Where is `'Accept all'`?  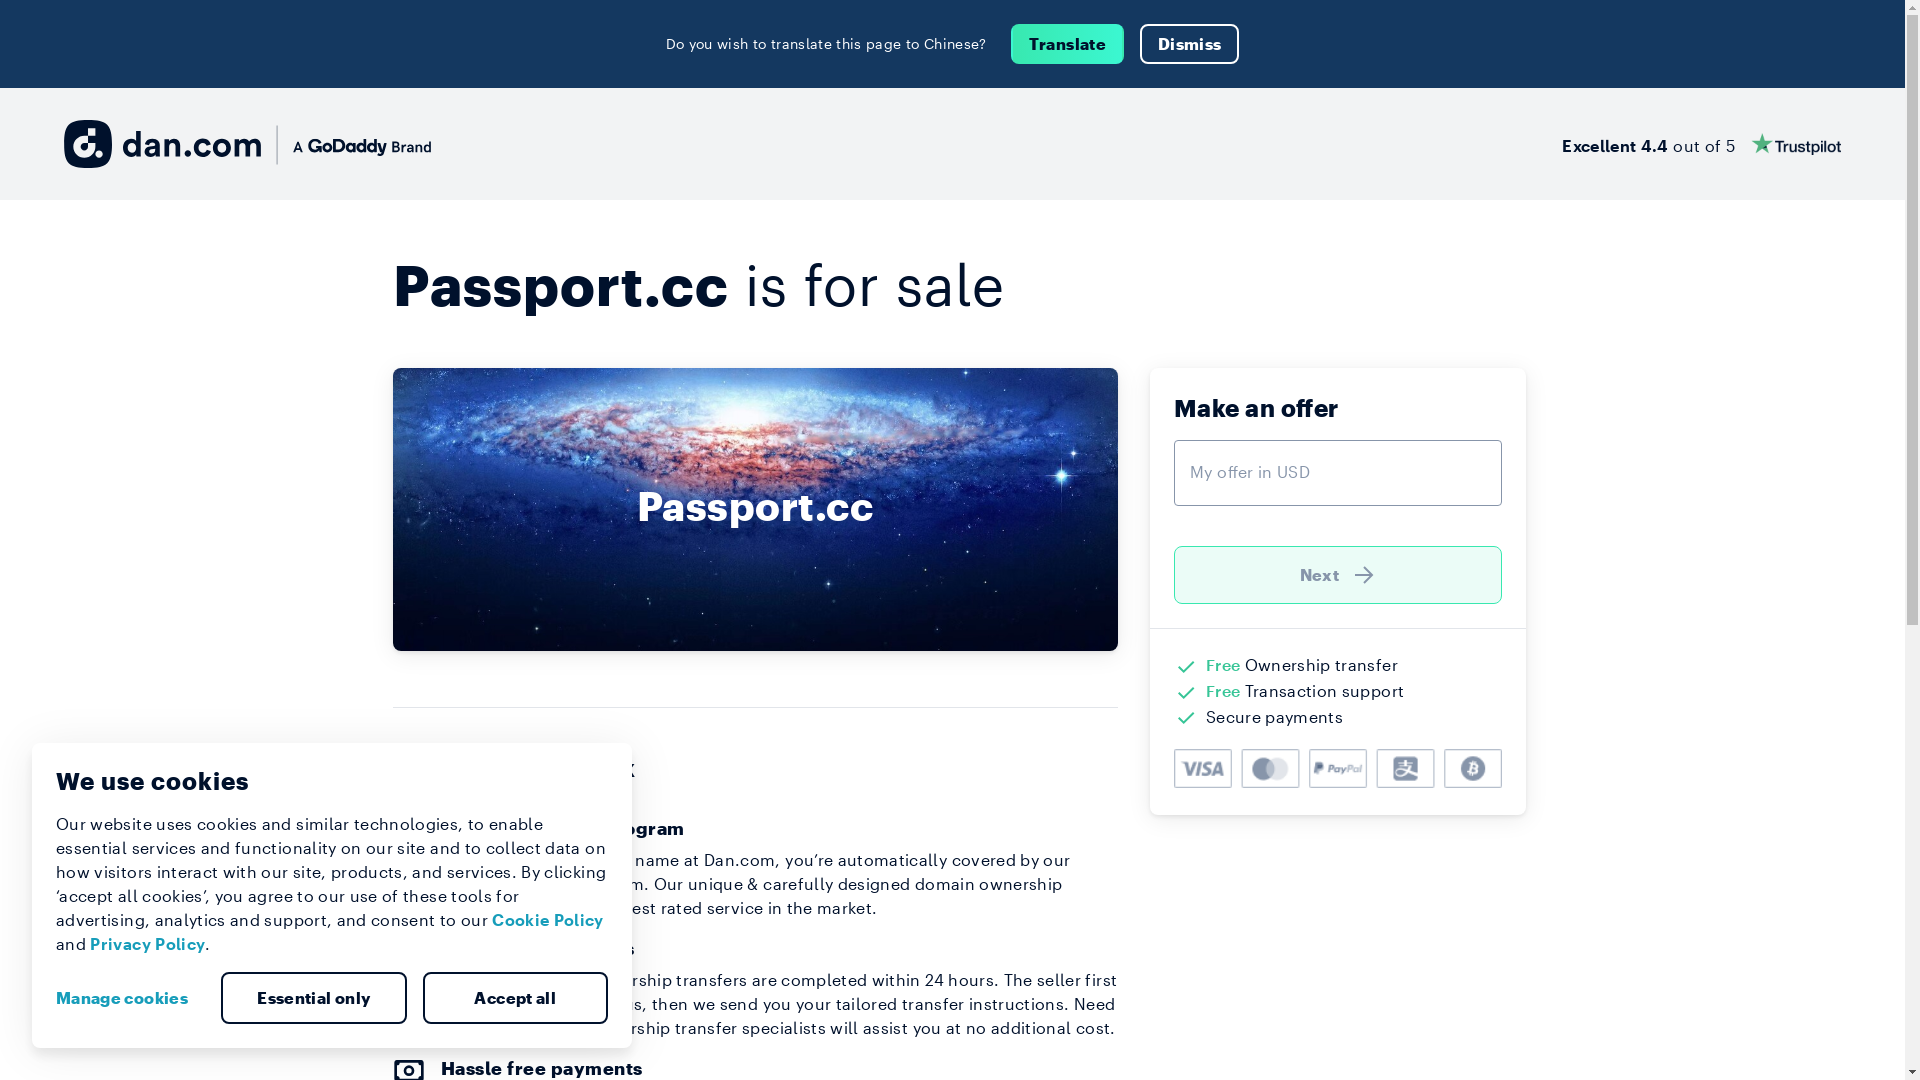 'Accept all' is located at coordinates (421, 998).